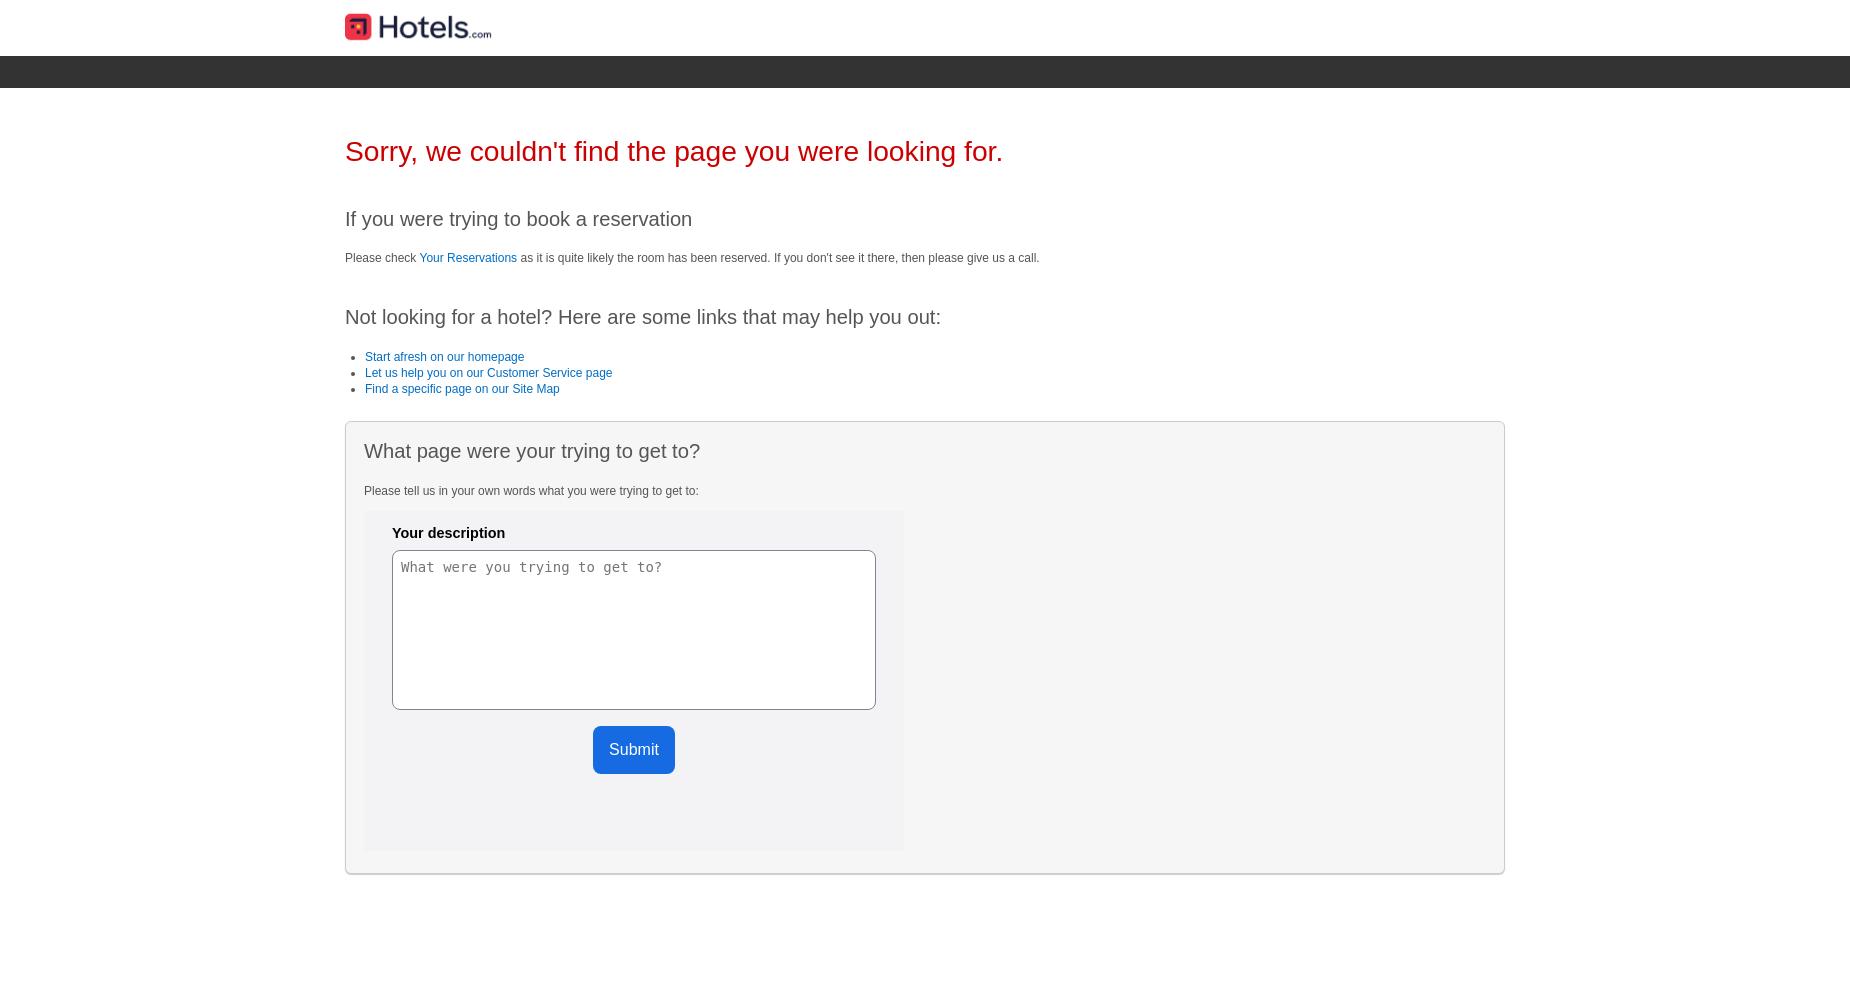  What do you see at coordinates (443, 355) in the screenshot?
I see `'Start afresh on our homepage'` at bounding box center [443, 355].